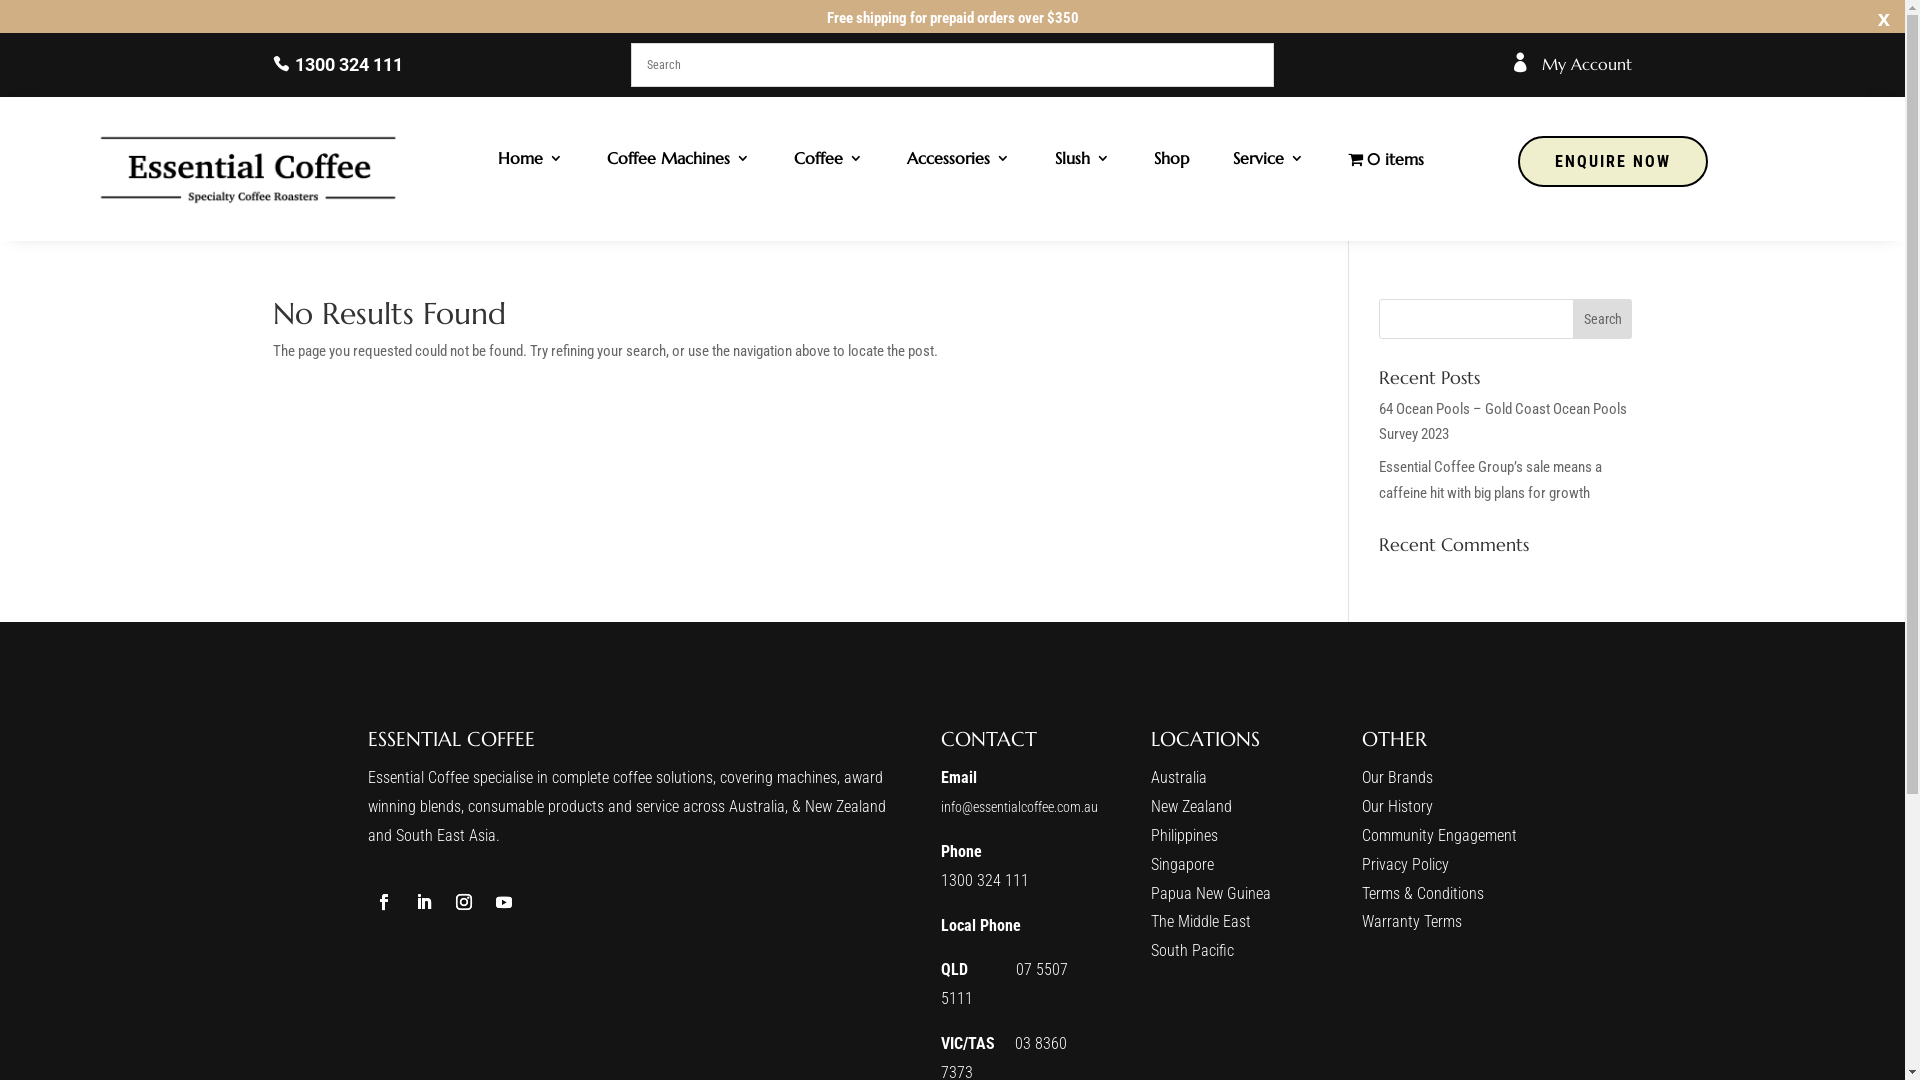 This screenshot has height=1080, width=1920. I want to click on 'Follow on Instagram', so click(463, 902).